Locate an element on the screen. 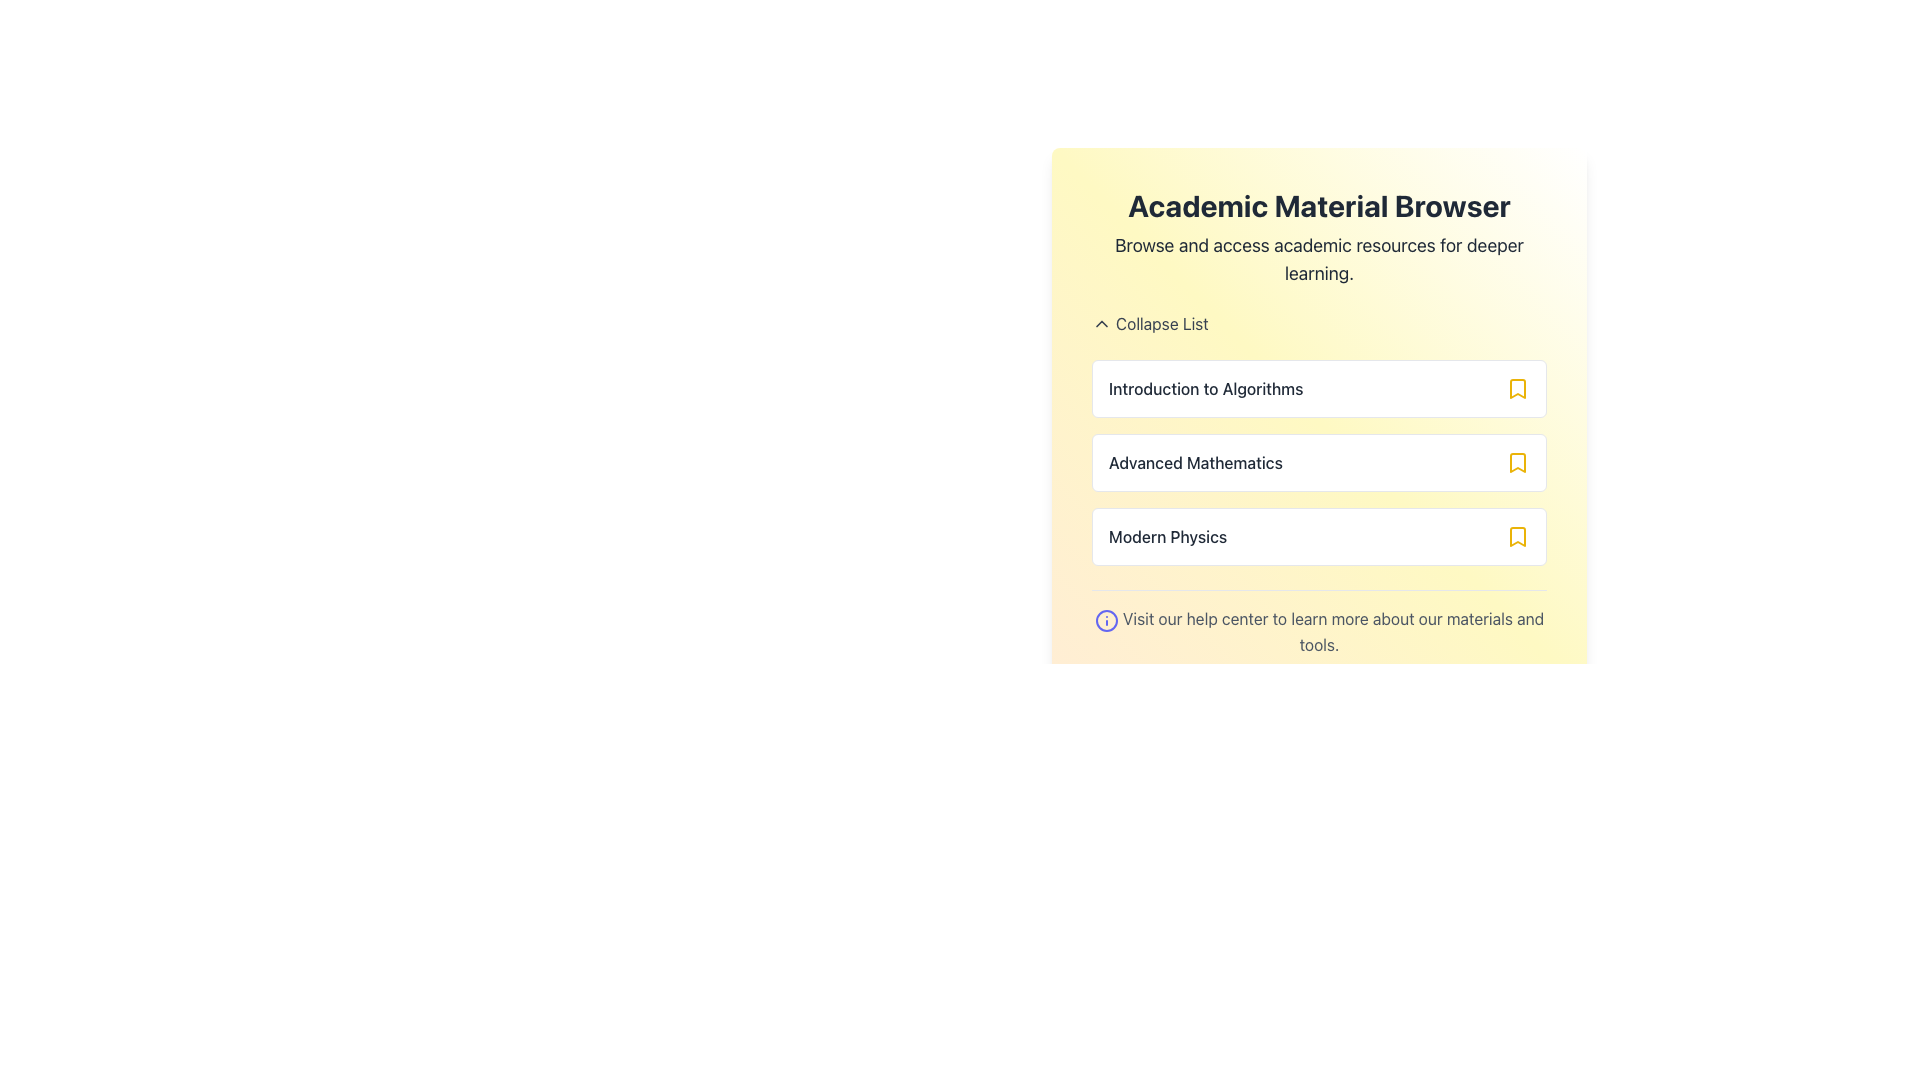 The width and height of the screenshot is (1920, 1080). the bookmark icon located to the right of the text 'Modern Physics' in the third button of the vertical list is located at coordinates (1517, 535).